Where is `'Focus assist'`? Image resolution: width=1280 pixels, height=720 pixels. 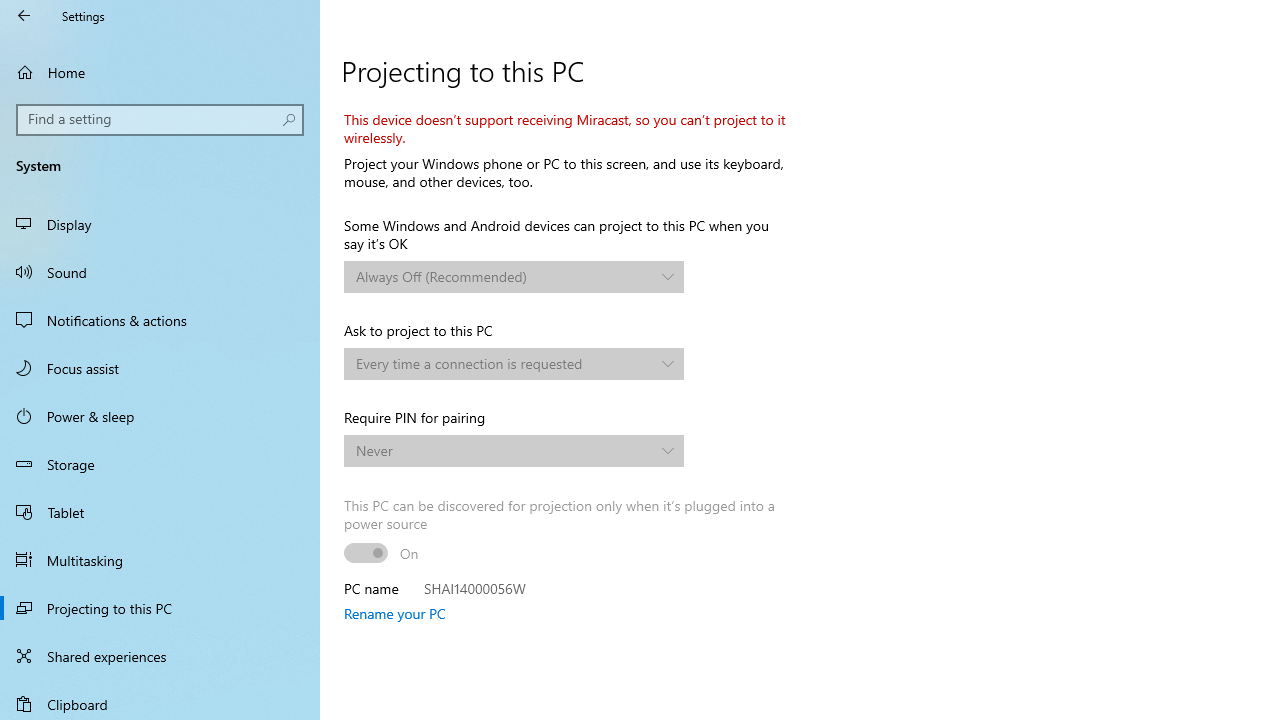
'Focus assist' is located at coordinates (160, 367).